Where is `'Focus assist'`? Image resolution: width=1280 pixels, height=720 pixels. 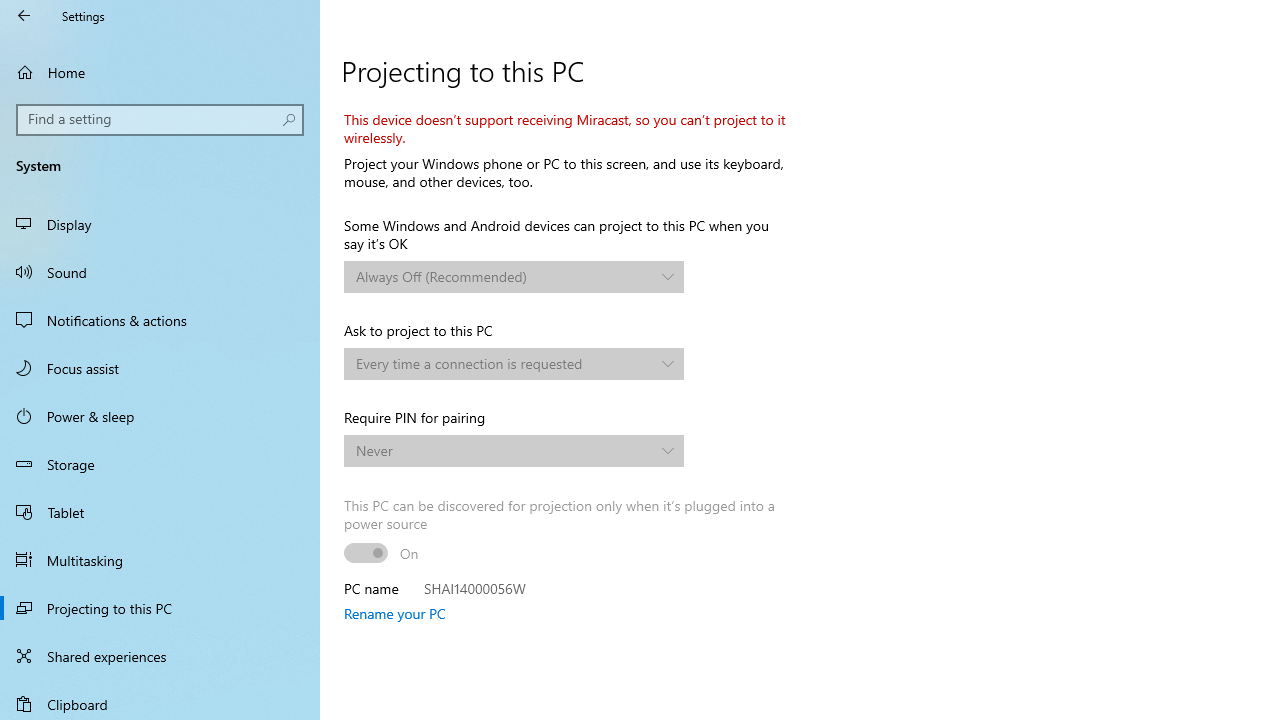
'Focus assist' is located at coordinates (160, 367).